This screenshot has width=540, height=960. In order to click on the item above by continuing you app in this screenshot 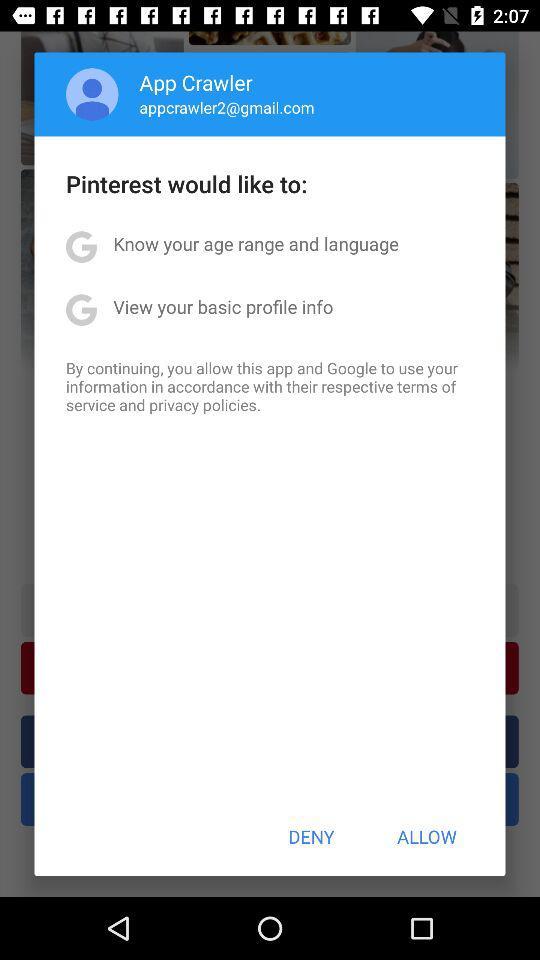, I will do `click(222, 306)`.